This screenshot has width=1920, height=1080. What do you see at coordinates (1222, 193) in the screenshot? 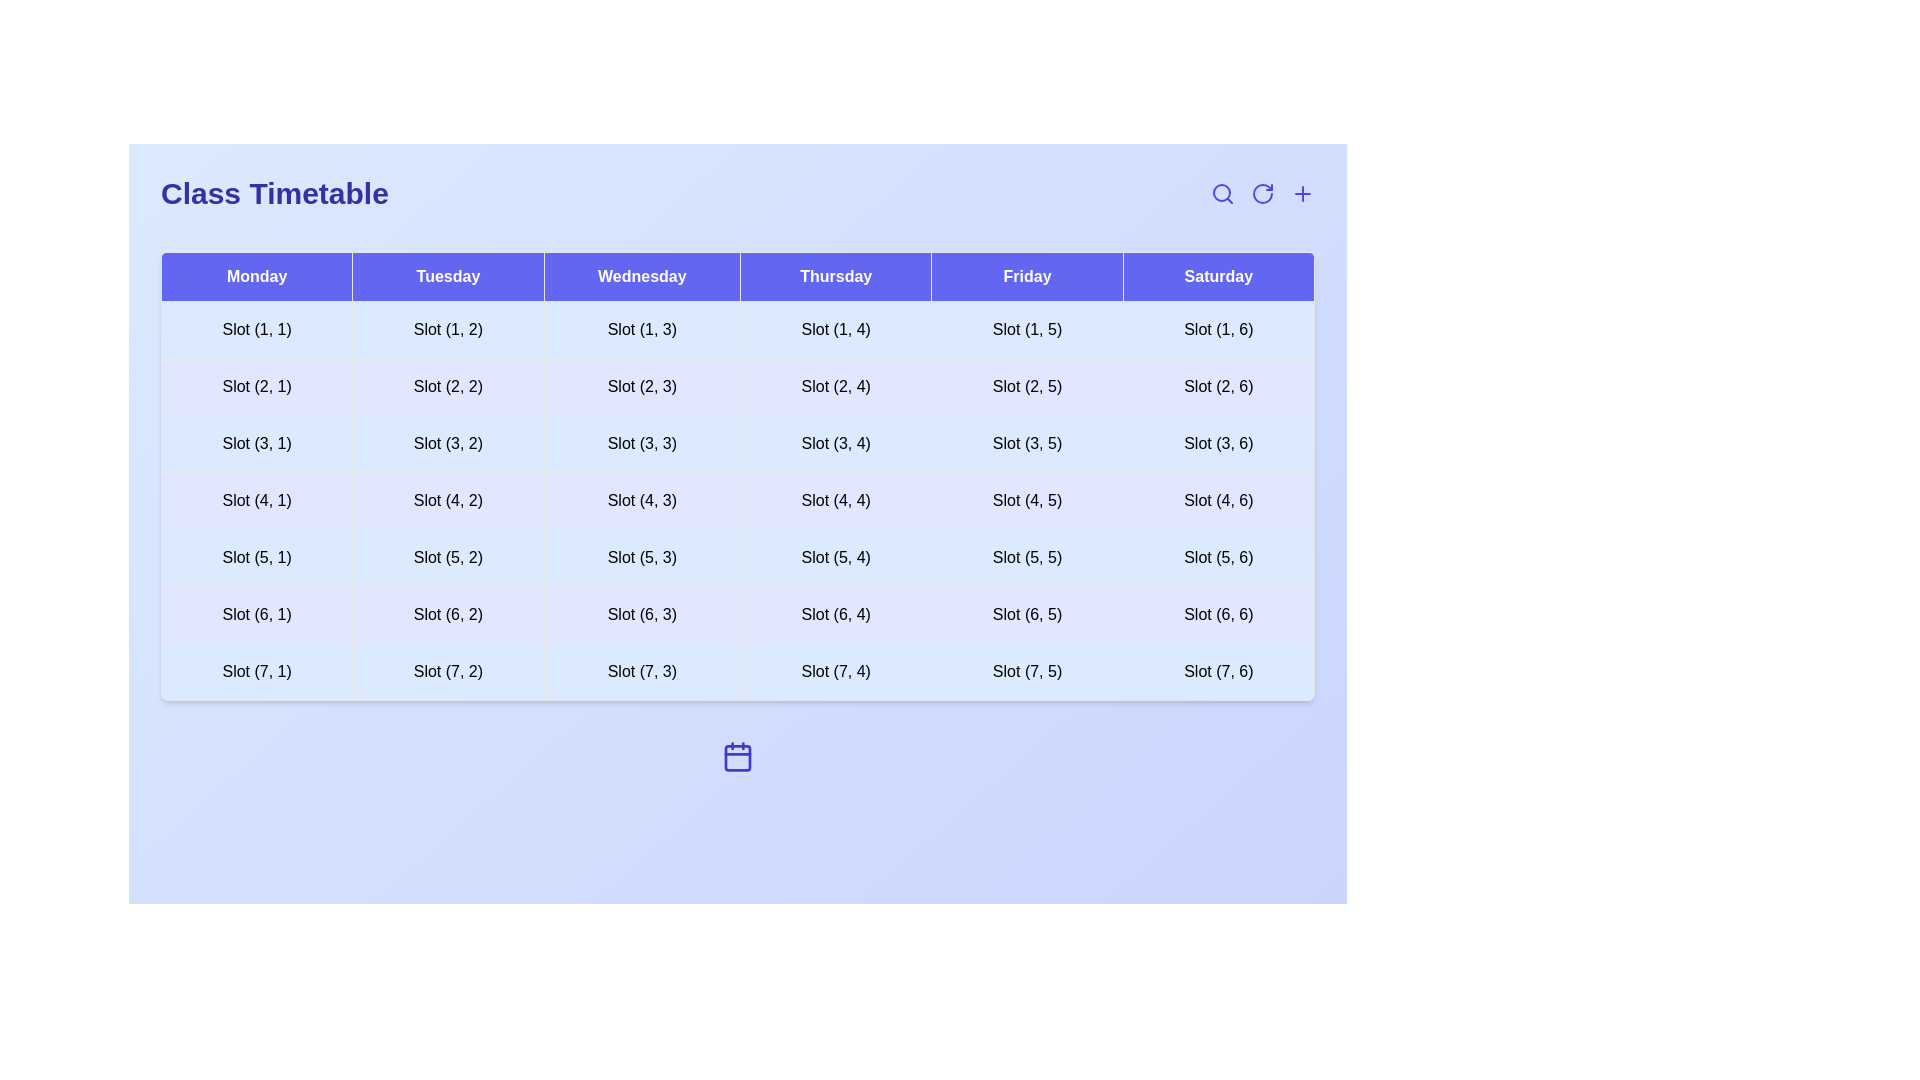
I see `the search icon to initiate a search` at bounding box center [1222, 193].